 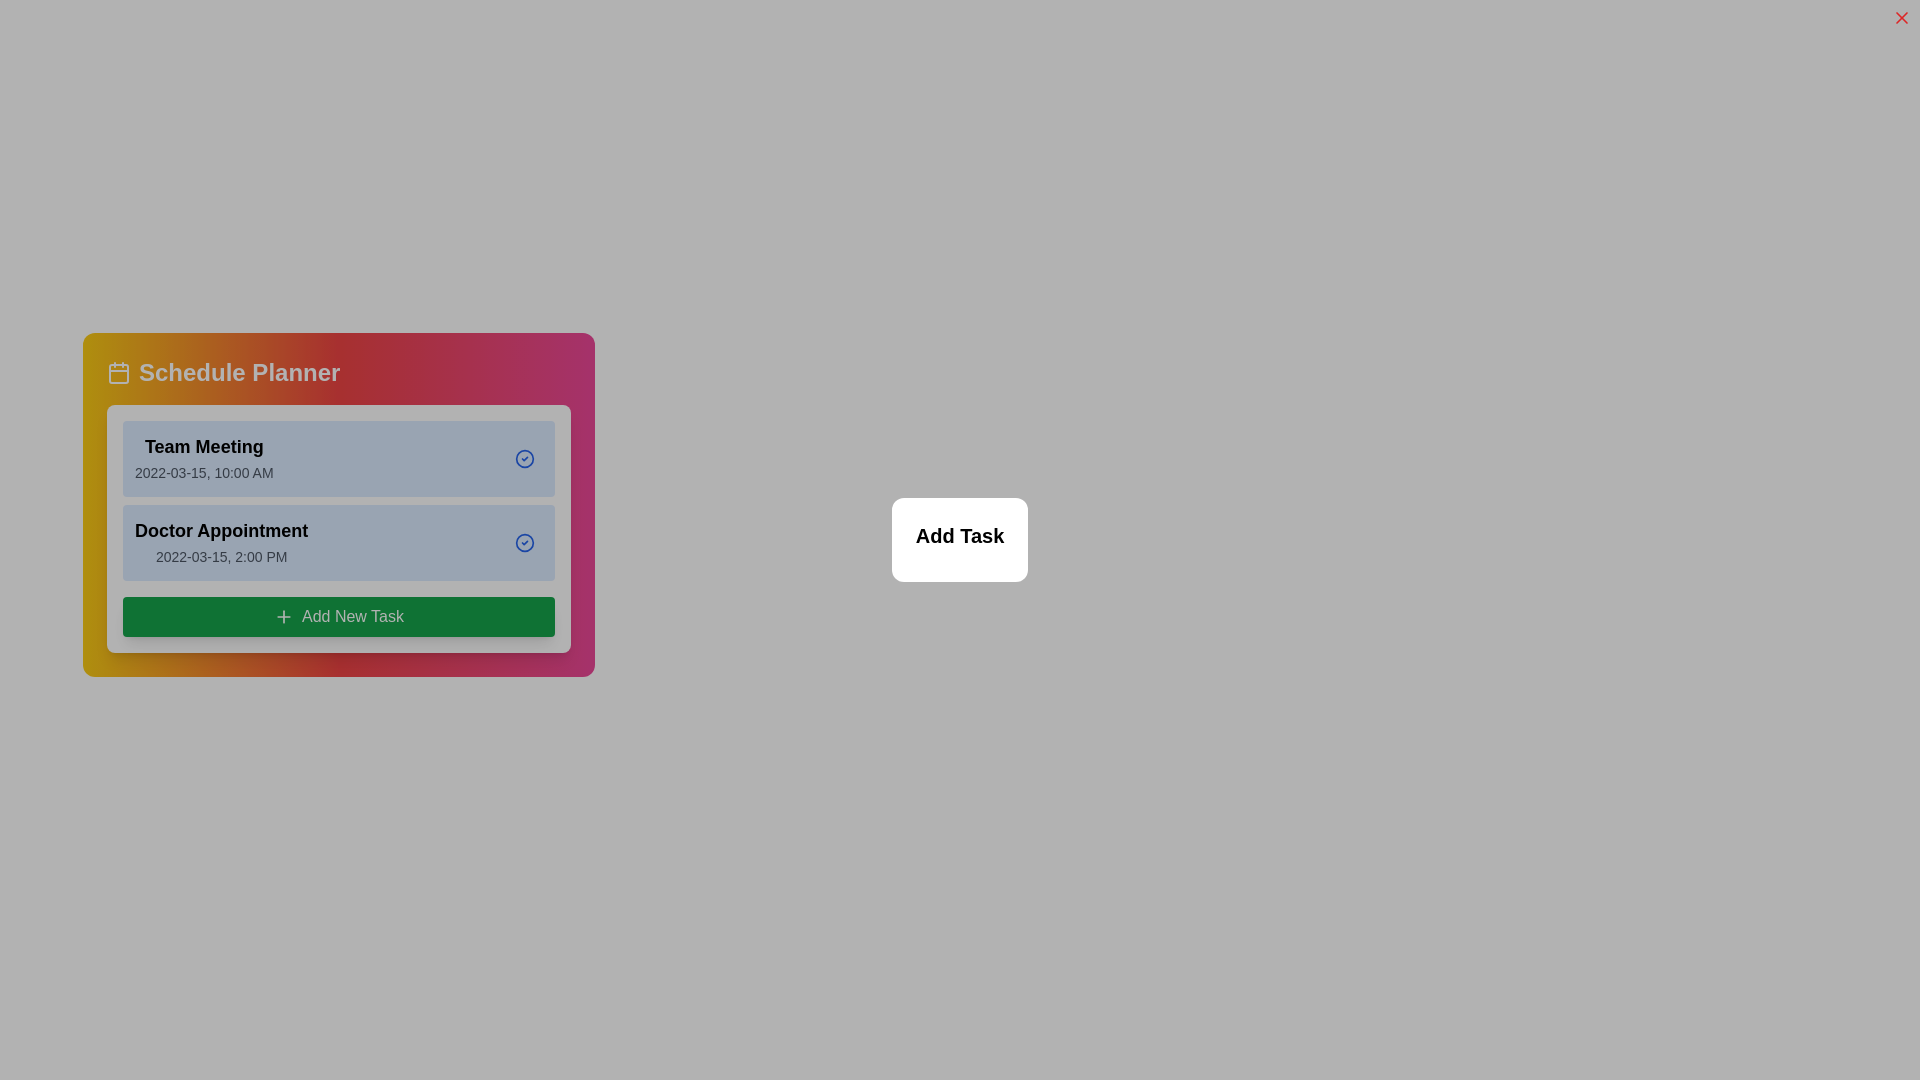 What do you see at coordinates (221, 543) in the screenshot?
I see `the Text Display element that shows appointment details, located in the second section of the 'Schedule Planner' panel, below 'Team Meeting'` at bounding box center [221, 543].